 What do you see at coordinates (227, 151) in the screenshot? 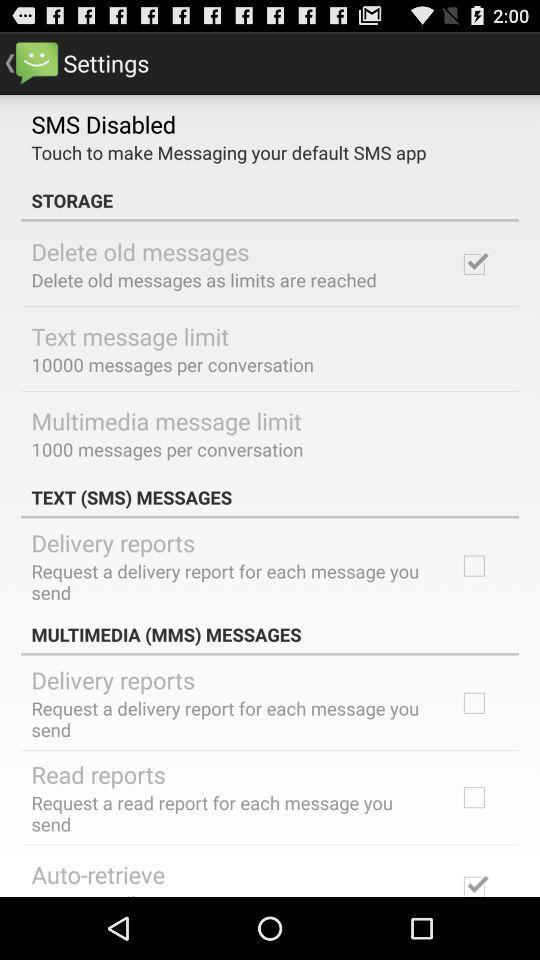
I see `touch to make item` at bounding box center [227, 151].